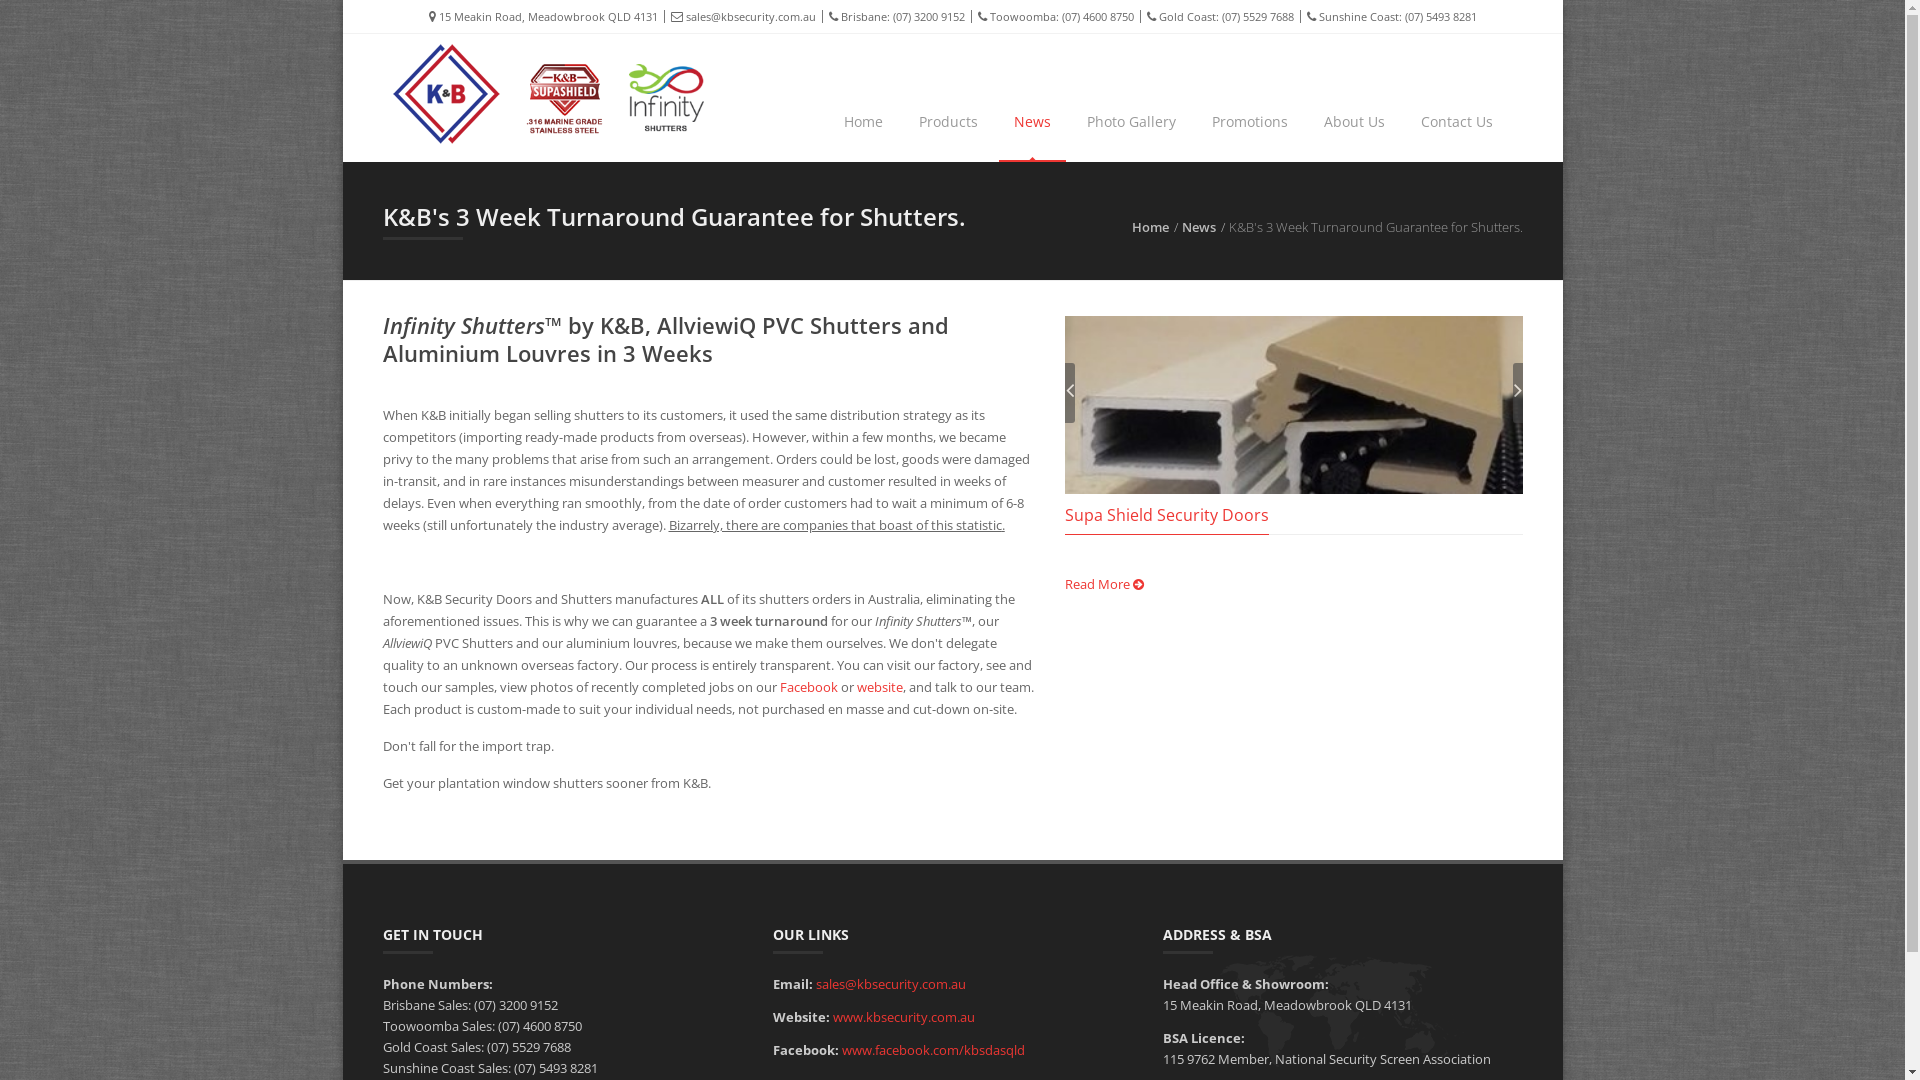 The image size is (1920, 1080). Describe the element at coordinates (1103, 583) in the screenshot. I see `'Read More'` at that location.